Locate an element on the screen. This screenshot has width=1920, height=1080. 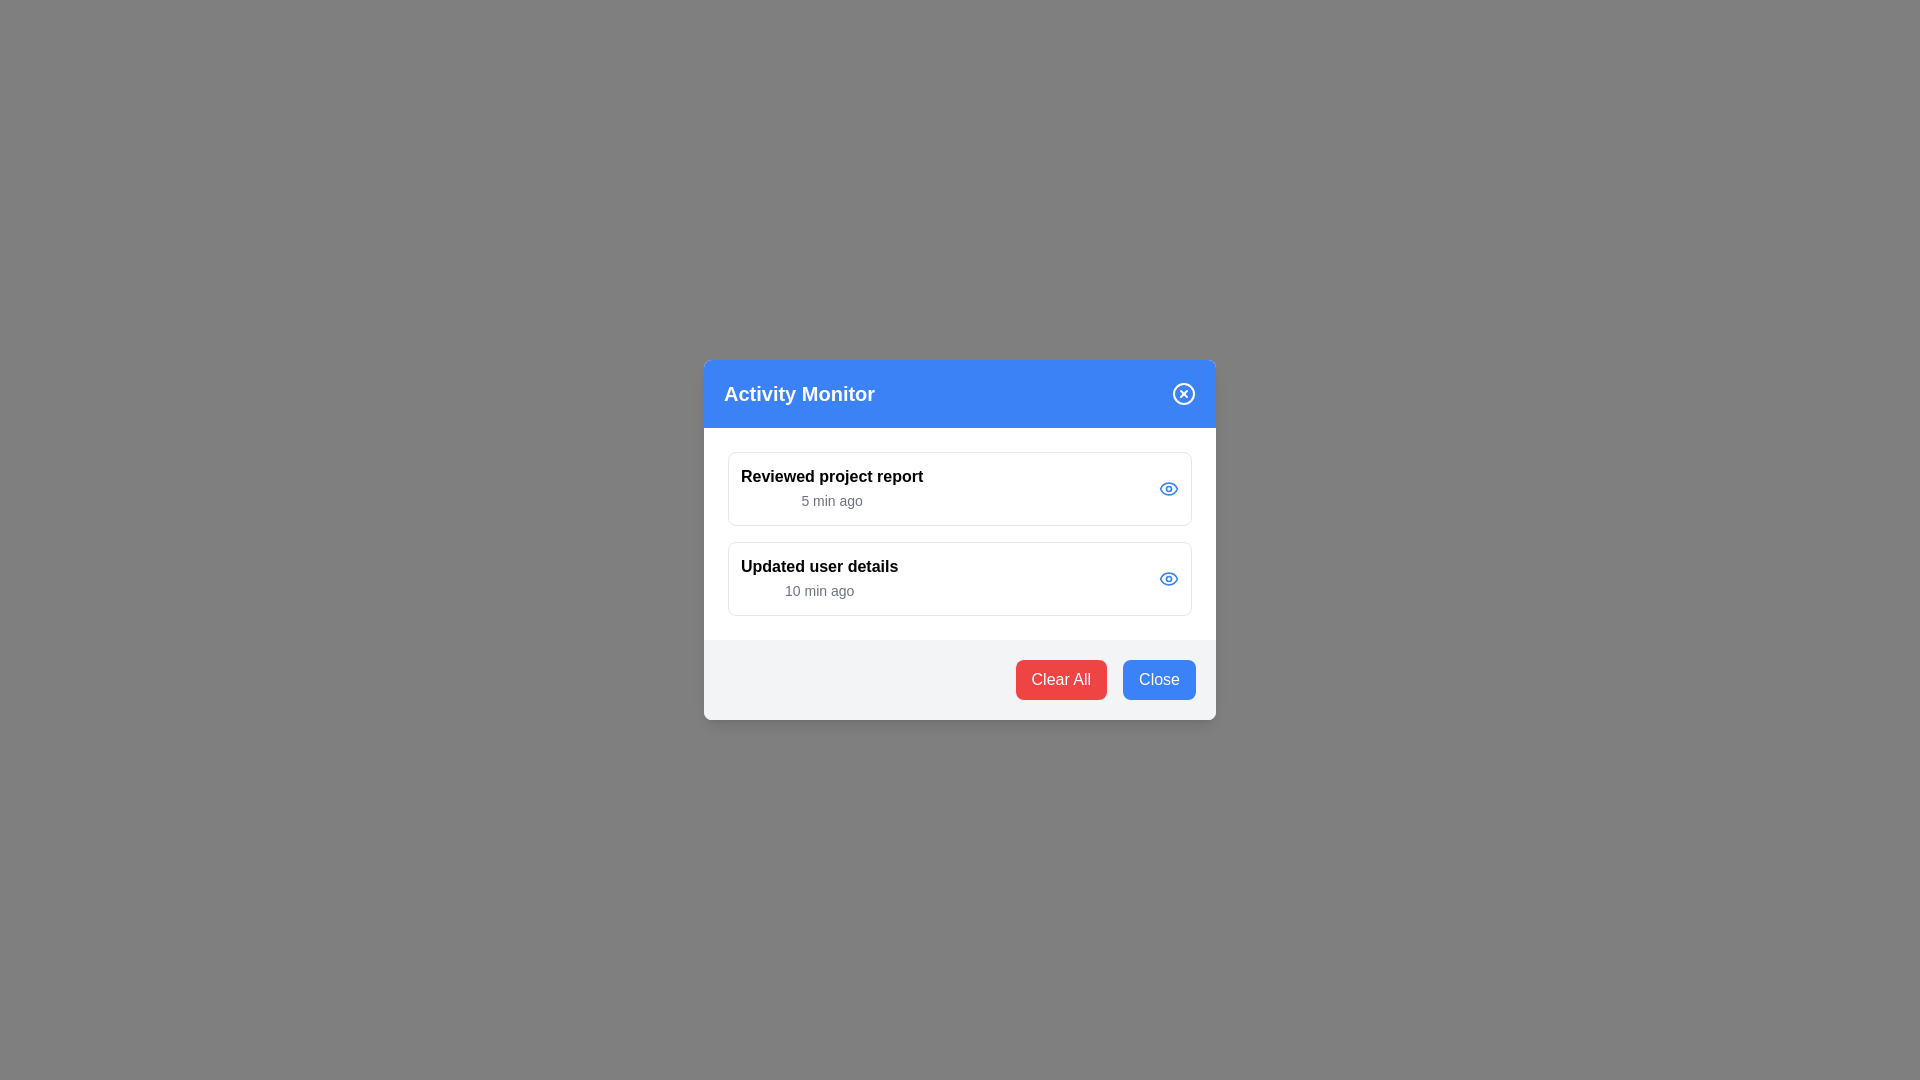
the close icon to close the dialog is located at coordinates (1184, 393).